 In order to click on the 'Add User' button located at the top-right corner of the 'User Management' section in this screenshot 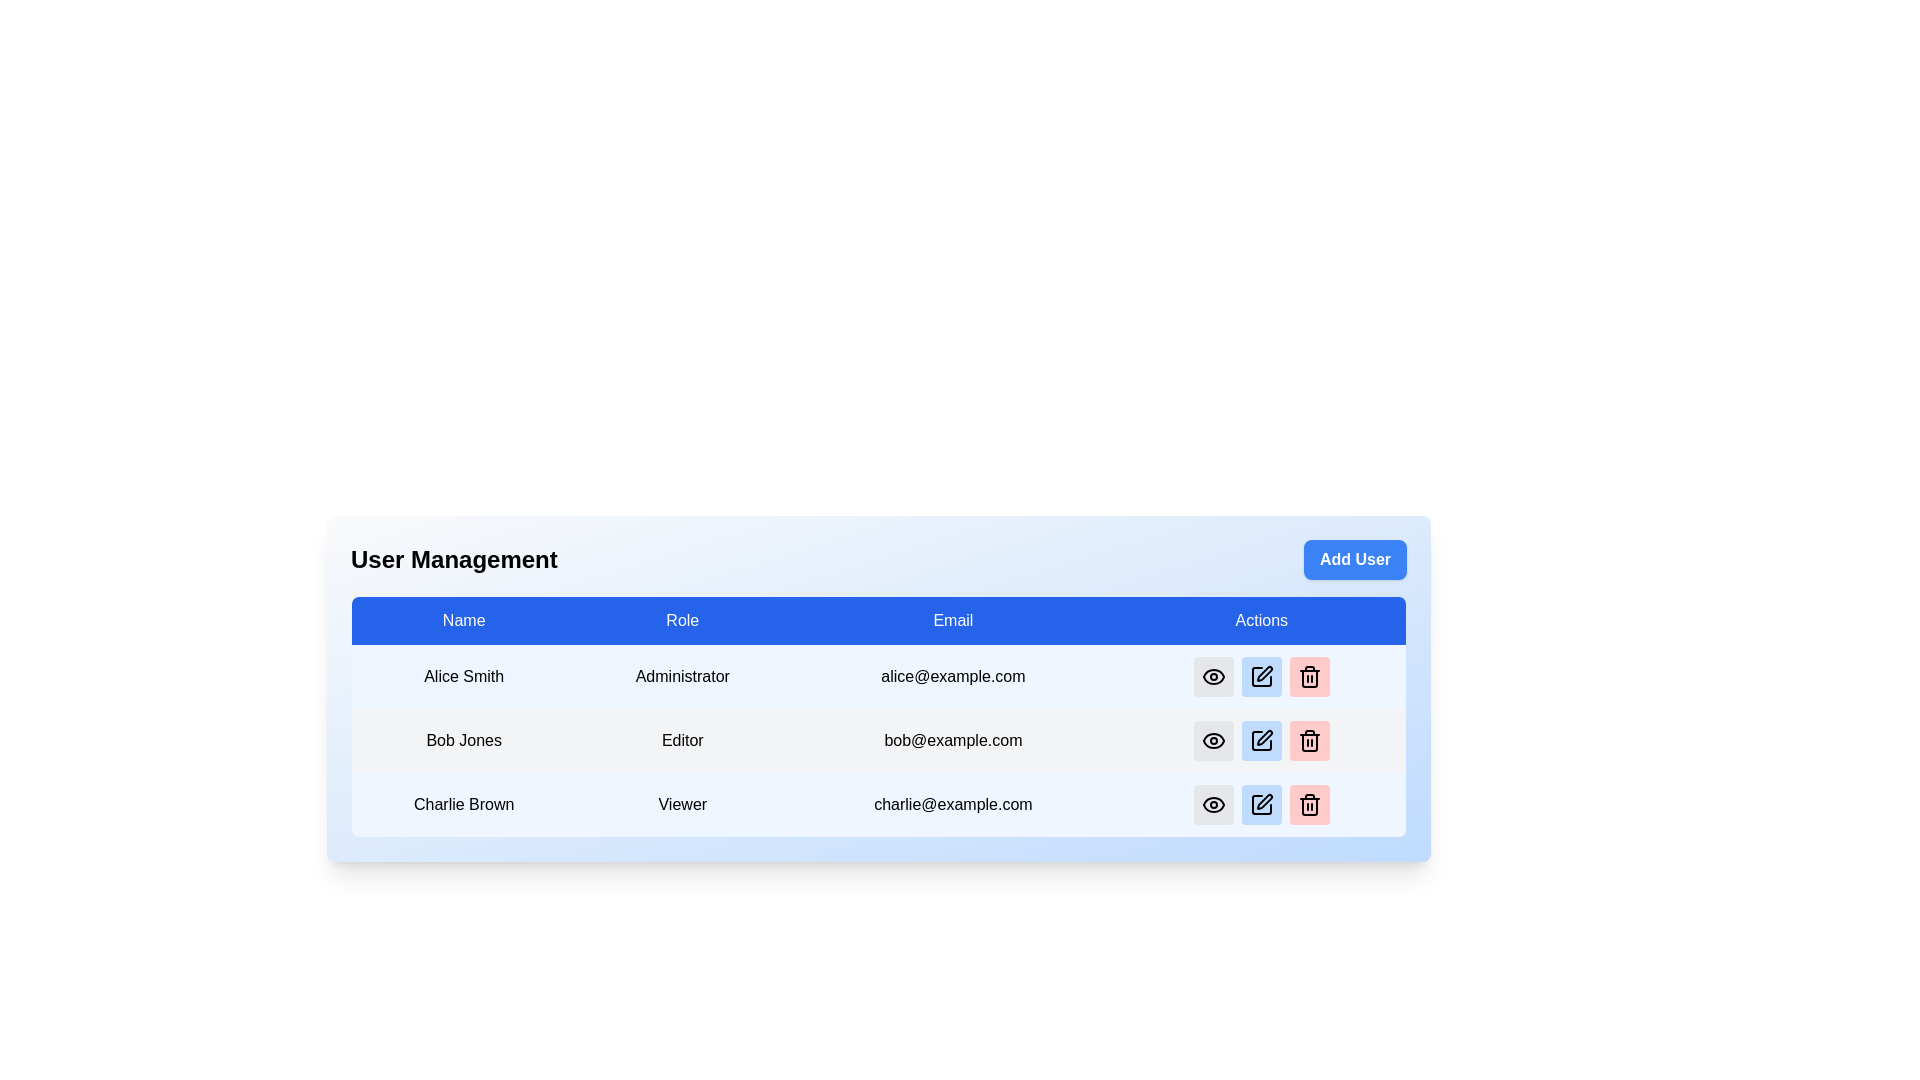, I will do `click(1355, 559)`.